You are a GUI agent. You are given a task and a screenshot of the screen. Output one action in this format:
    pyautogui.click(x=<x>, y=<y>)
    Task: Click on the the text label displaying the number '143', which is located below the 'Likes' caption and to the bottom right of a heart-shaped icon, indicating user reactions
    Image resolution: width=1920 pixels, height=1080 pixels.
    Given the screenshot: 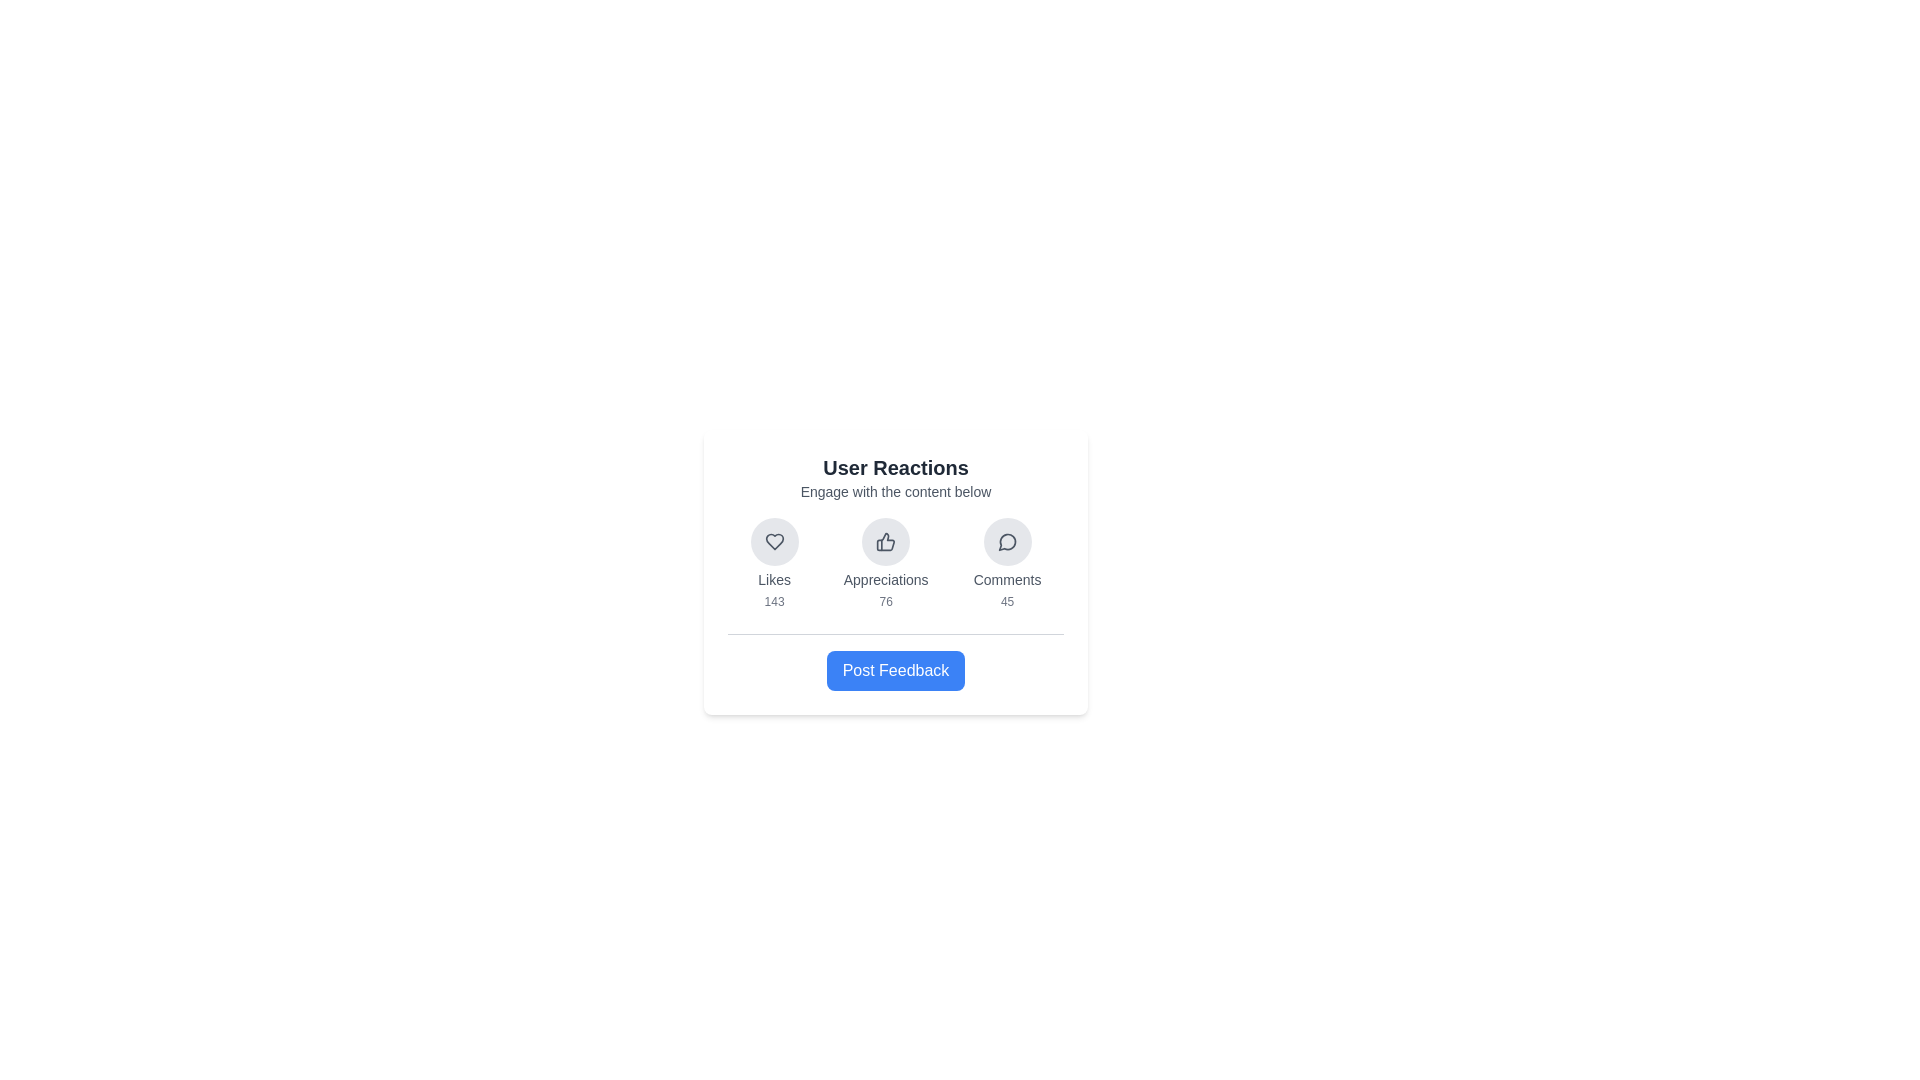 What is the action you would take?
    pyautogui.click(x=773, y=600)
    